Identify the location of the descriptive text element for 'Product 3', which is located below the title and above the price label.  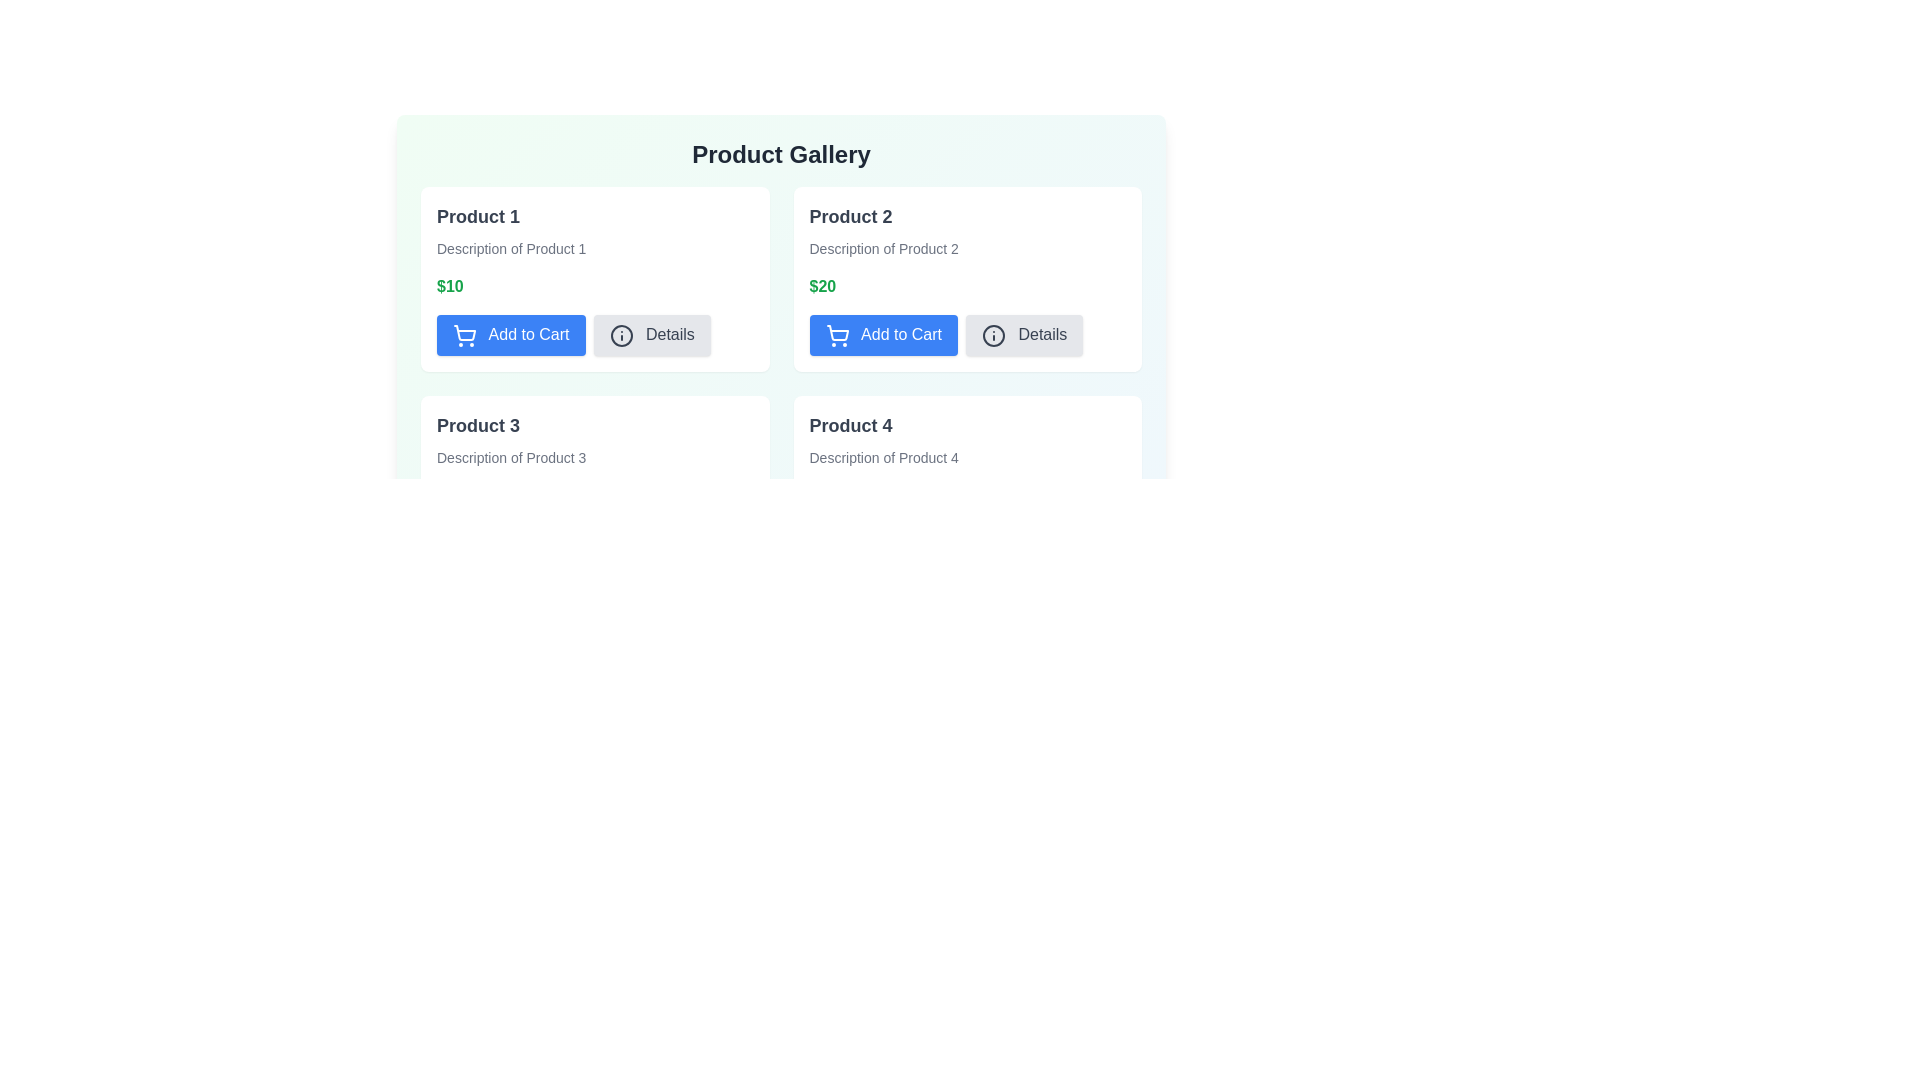
(511, 457).